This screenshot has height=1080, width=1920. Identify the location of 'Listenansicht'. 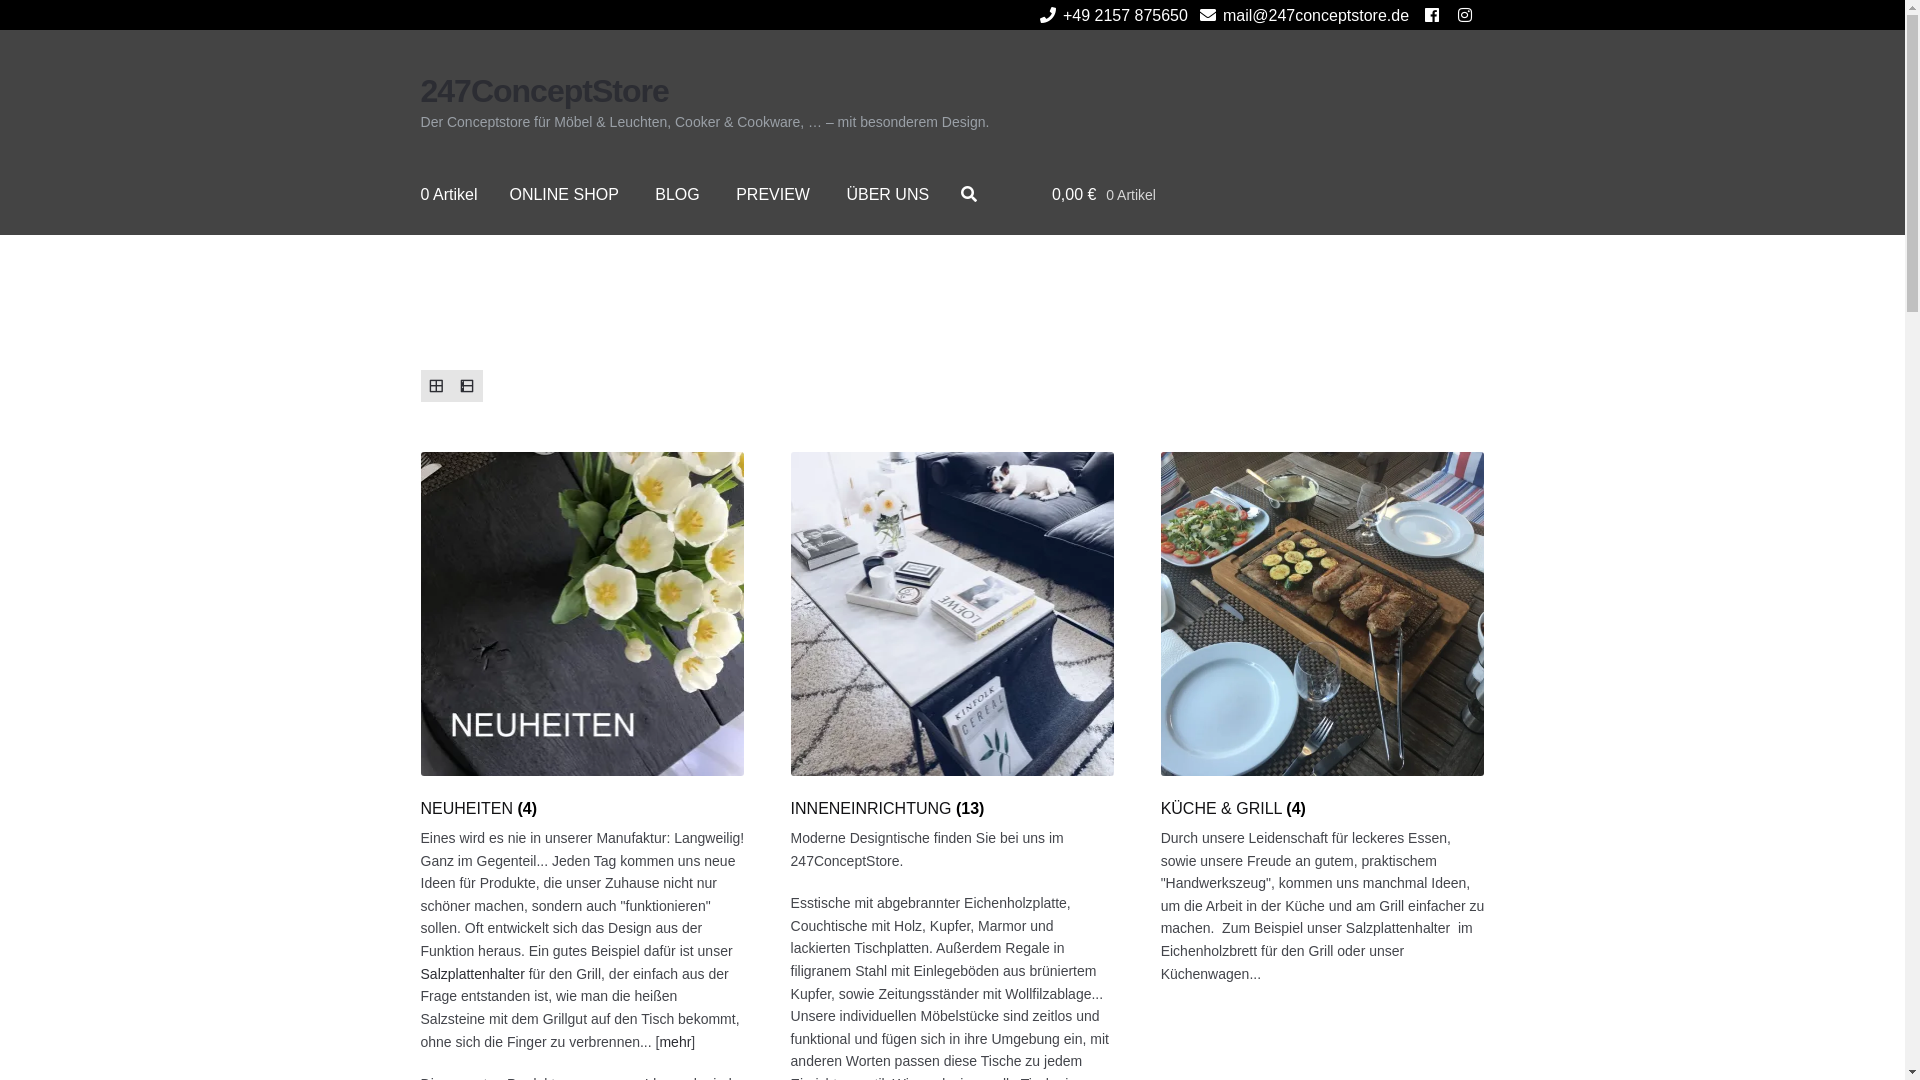
(466, 385).